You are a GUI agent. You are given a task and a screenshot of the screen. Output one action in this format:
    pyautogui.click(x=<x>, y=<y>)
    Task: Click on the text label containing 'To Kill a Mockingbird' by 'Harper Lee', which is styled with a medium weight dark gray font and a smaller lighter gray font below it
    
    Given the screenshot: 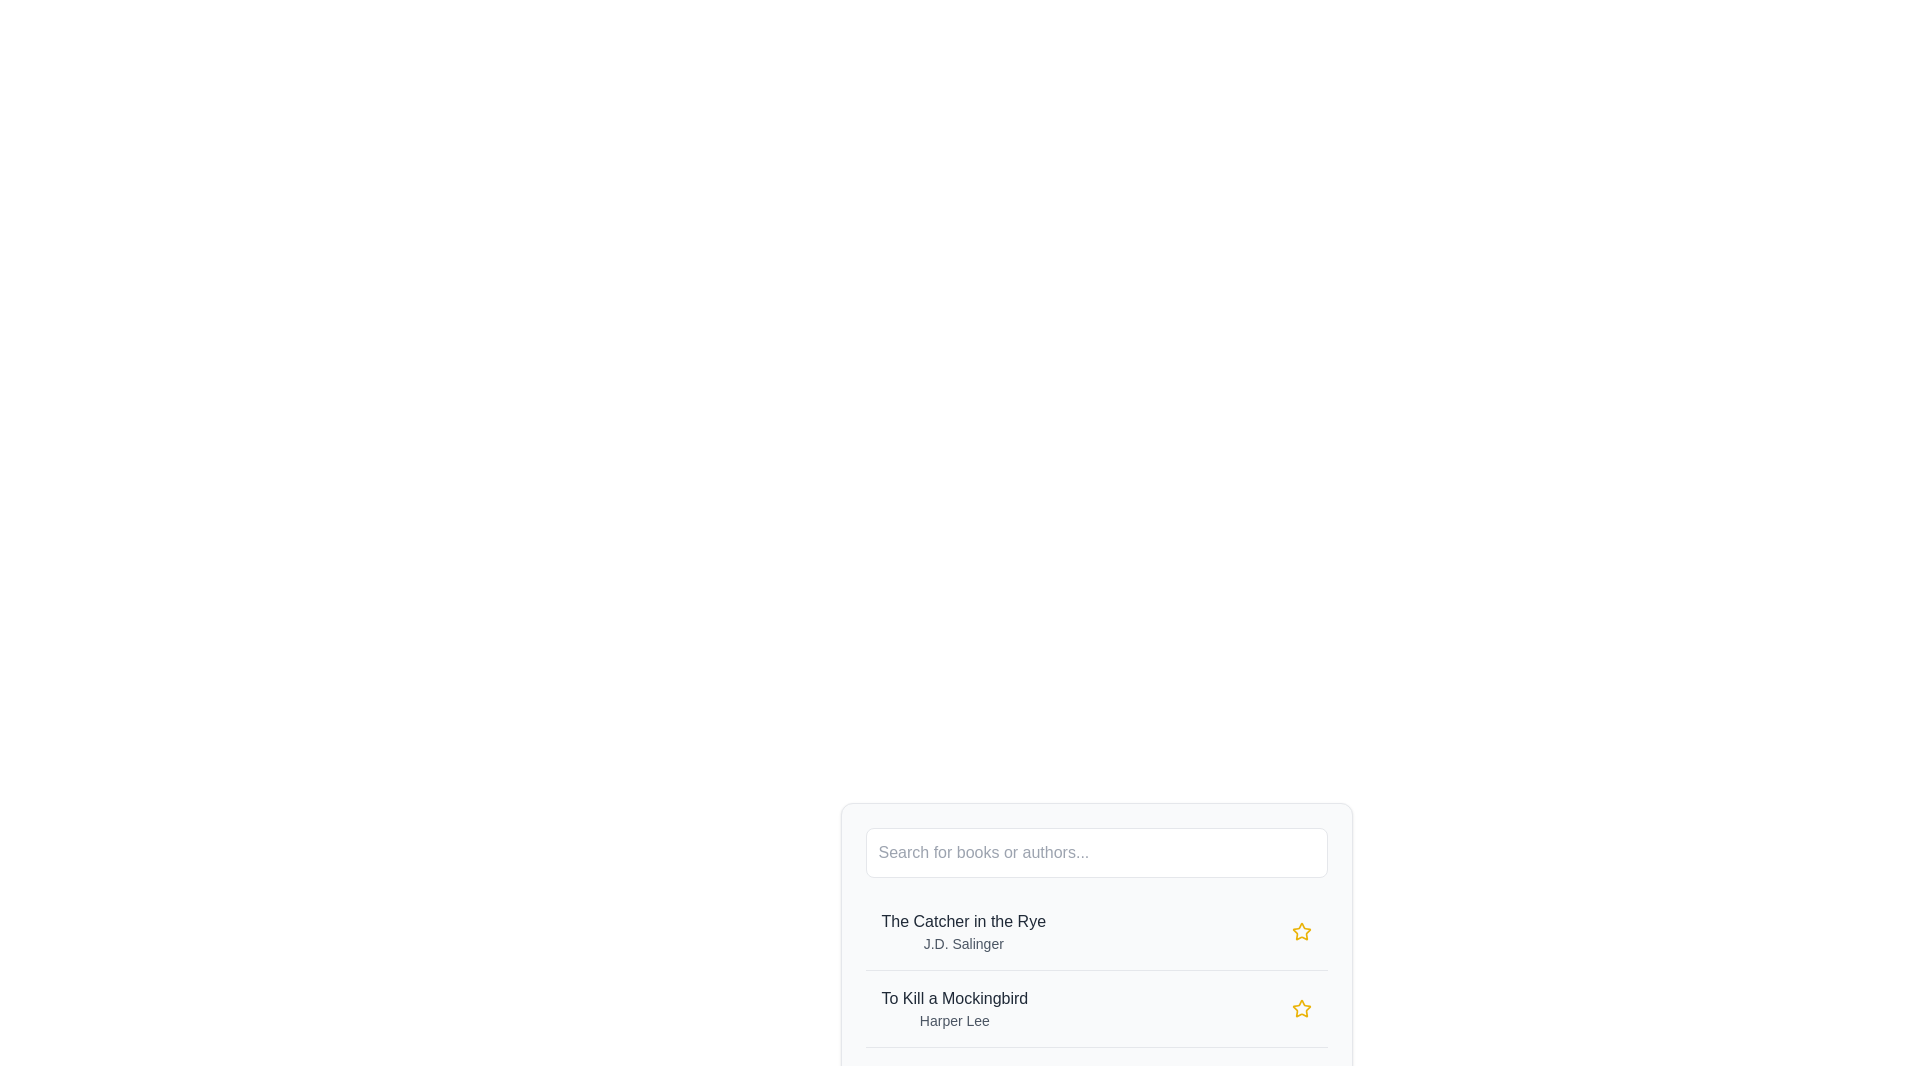 What is the action you would take?
    pyautogui.click(x=953, y=1009)
    